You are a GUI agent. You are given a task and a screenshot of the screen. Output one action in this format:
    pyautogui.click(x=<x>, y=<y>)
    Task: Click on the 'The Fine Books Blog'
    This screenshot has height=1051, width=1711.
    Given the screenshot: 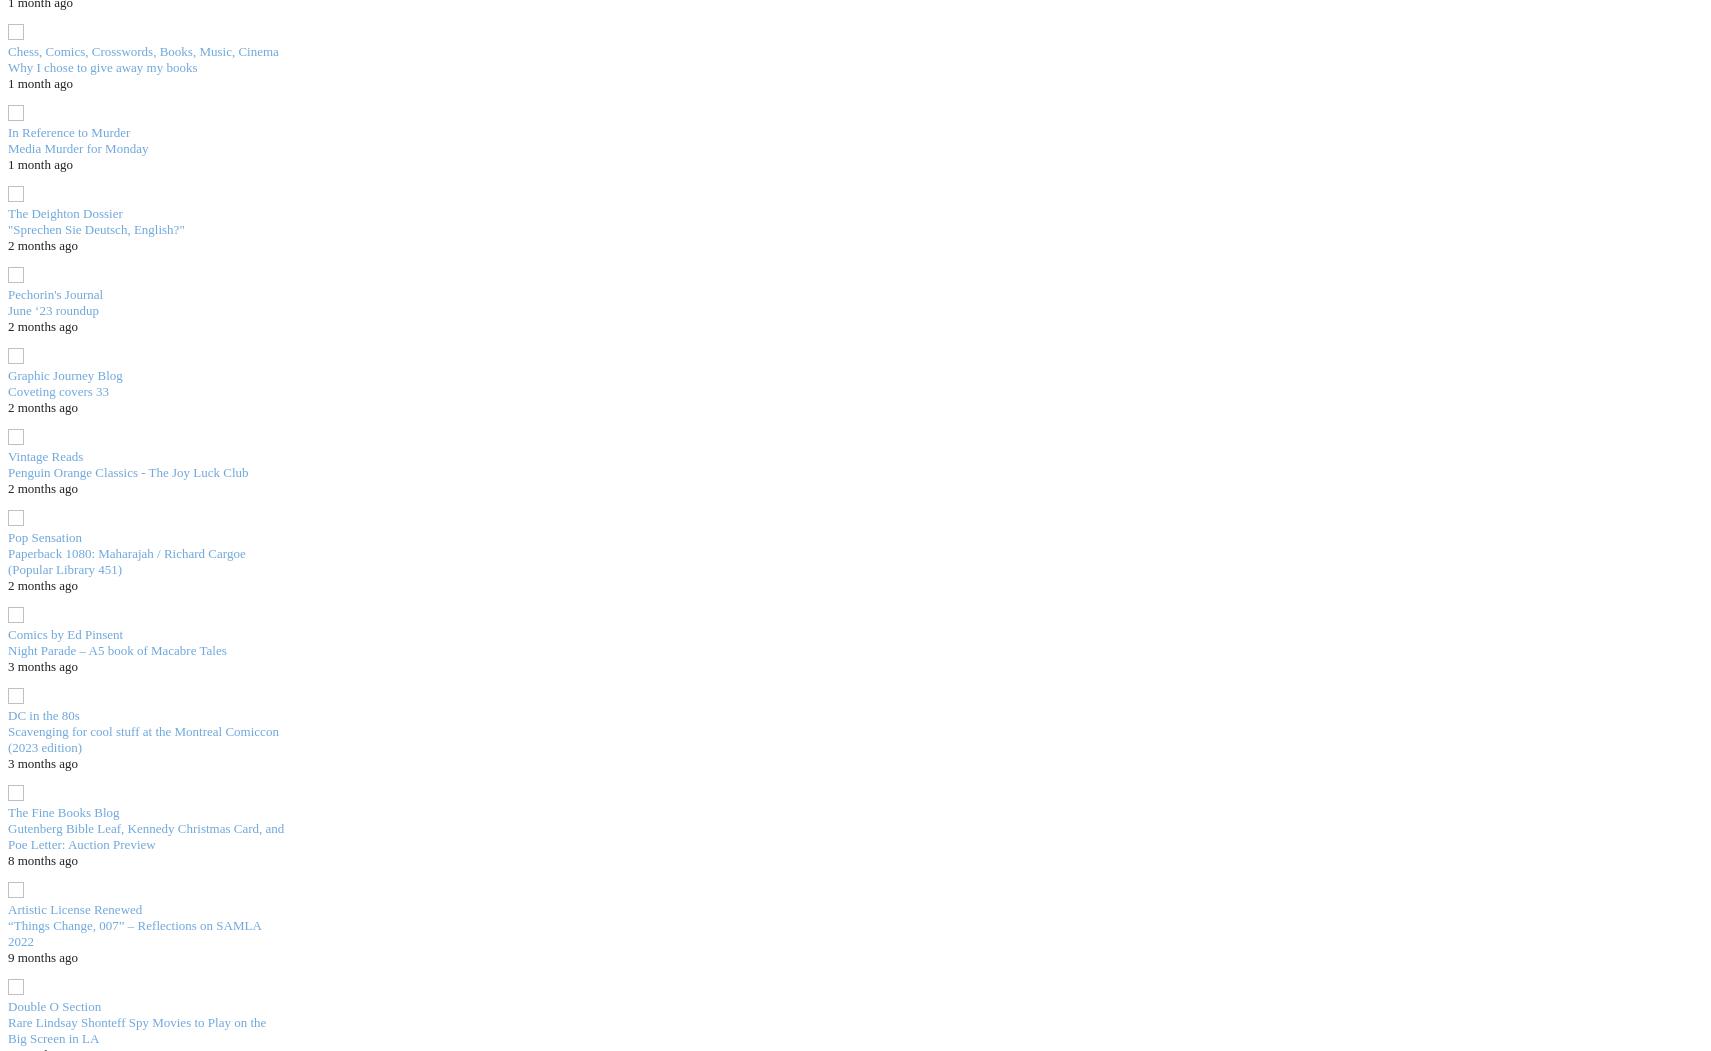 What is the action you would take?
    pyautogui.click(x=62, y=811)
    